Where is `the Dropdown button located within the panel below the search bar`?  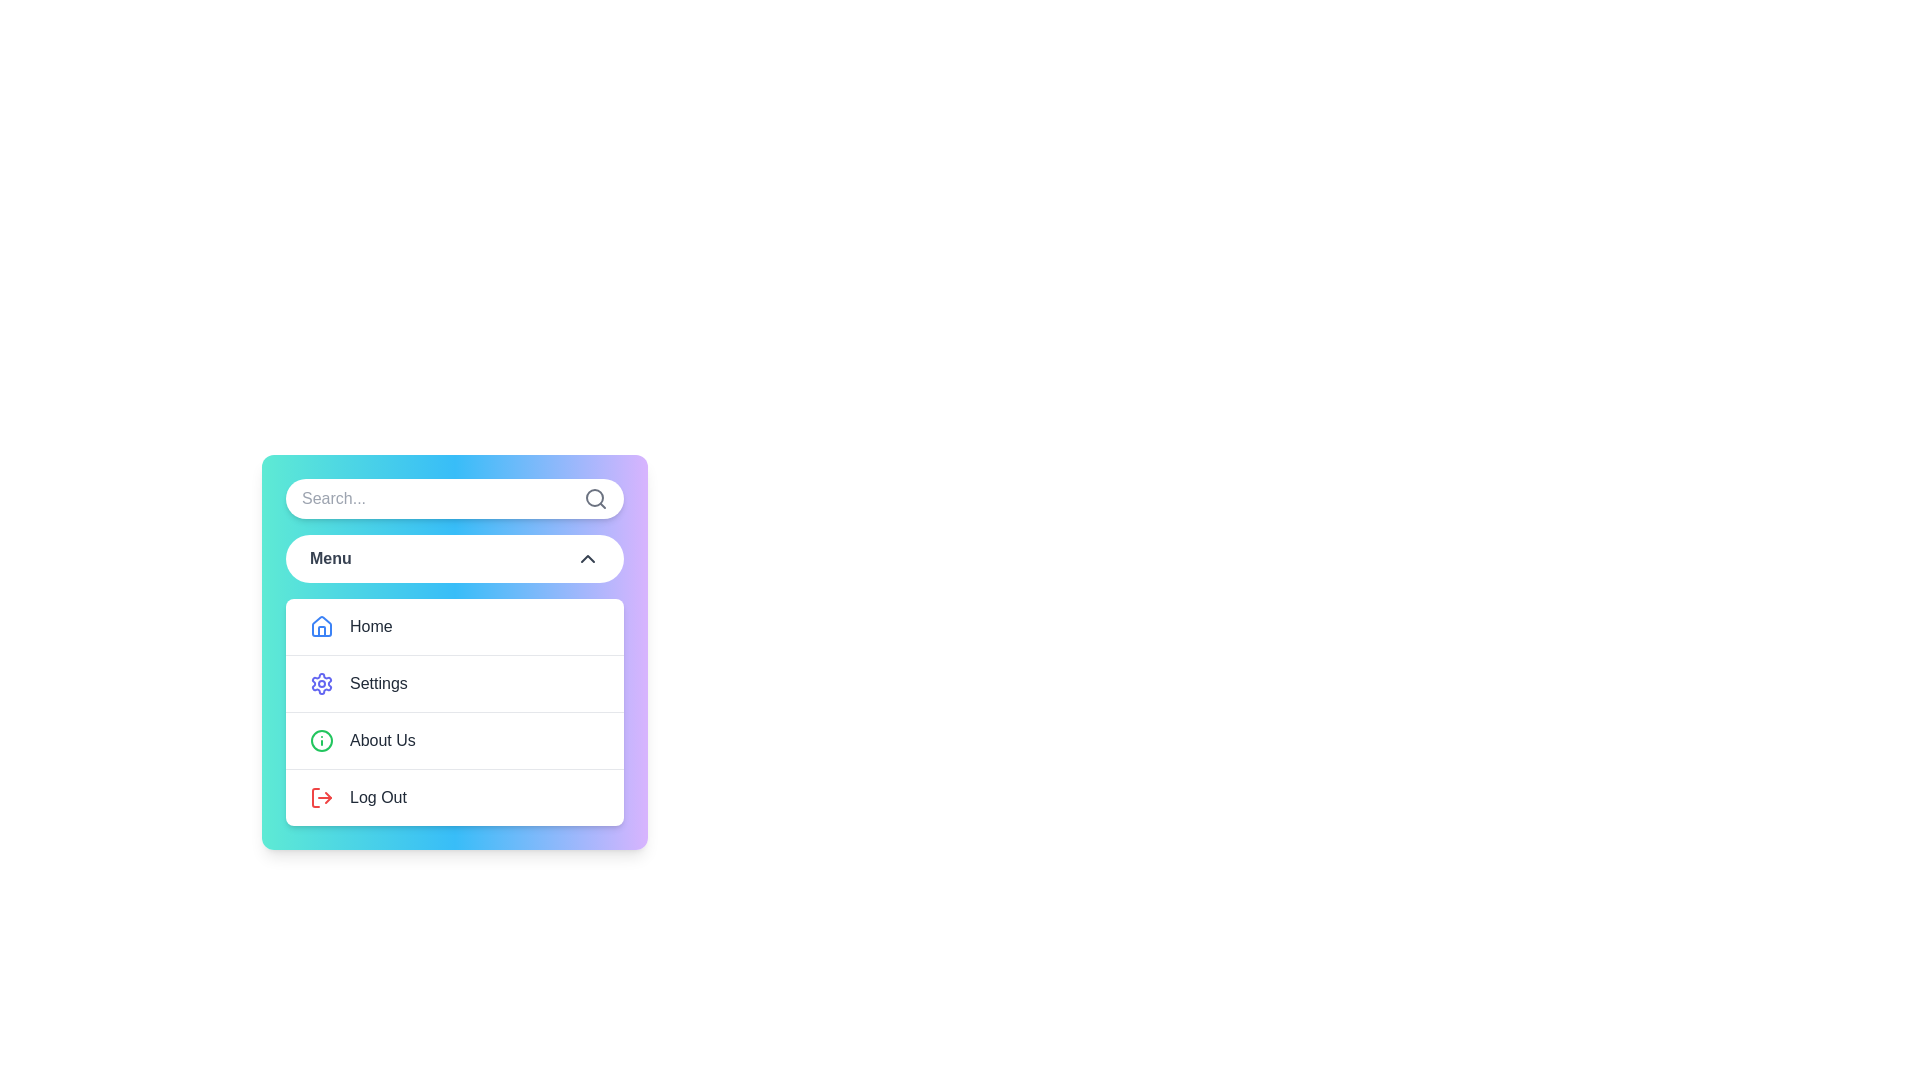 the Dropdown button located within the panel below the search bar is located at coordinates (454, 559).